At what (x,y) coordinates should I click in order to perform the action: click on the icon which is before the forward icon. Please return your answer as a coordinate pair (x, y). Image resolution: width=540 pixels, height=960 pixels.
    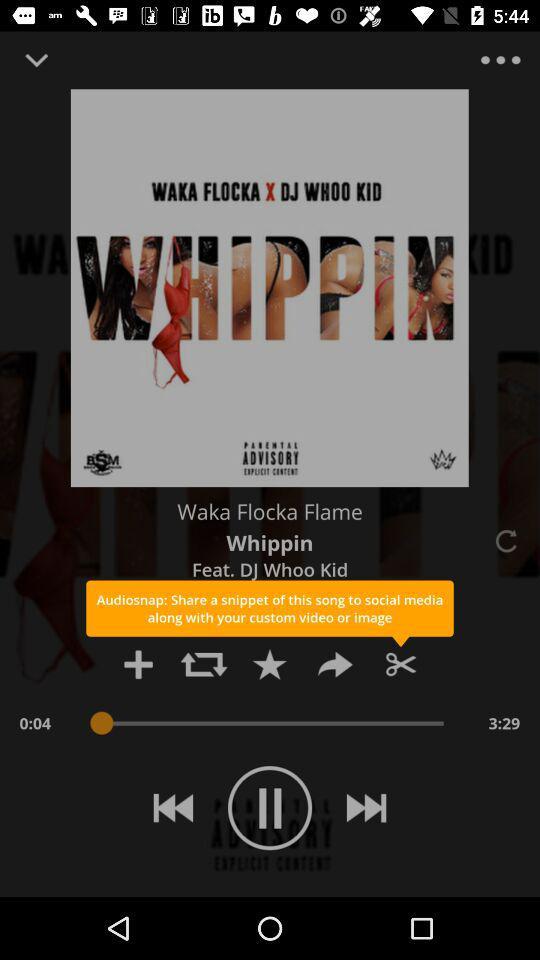
    Looking at the image, I should click on (270, 664).